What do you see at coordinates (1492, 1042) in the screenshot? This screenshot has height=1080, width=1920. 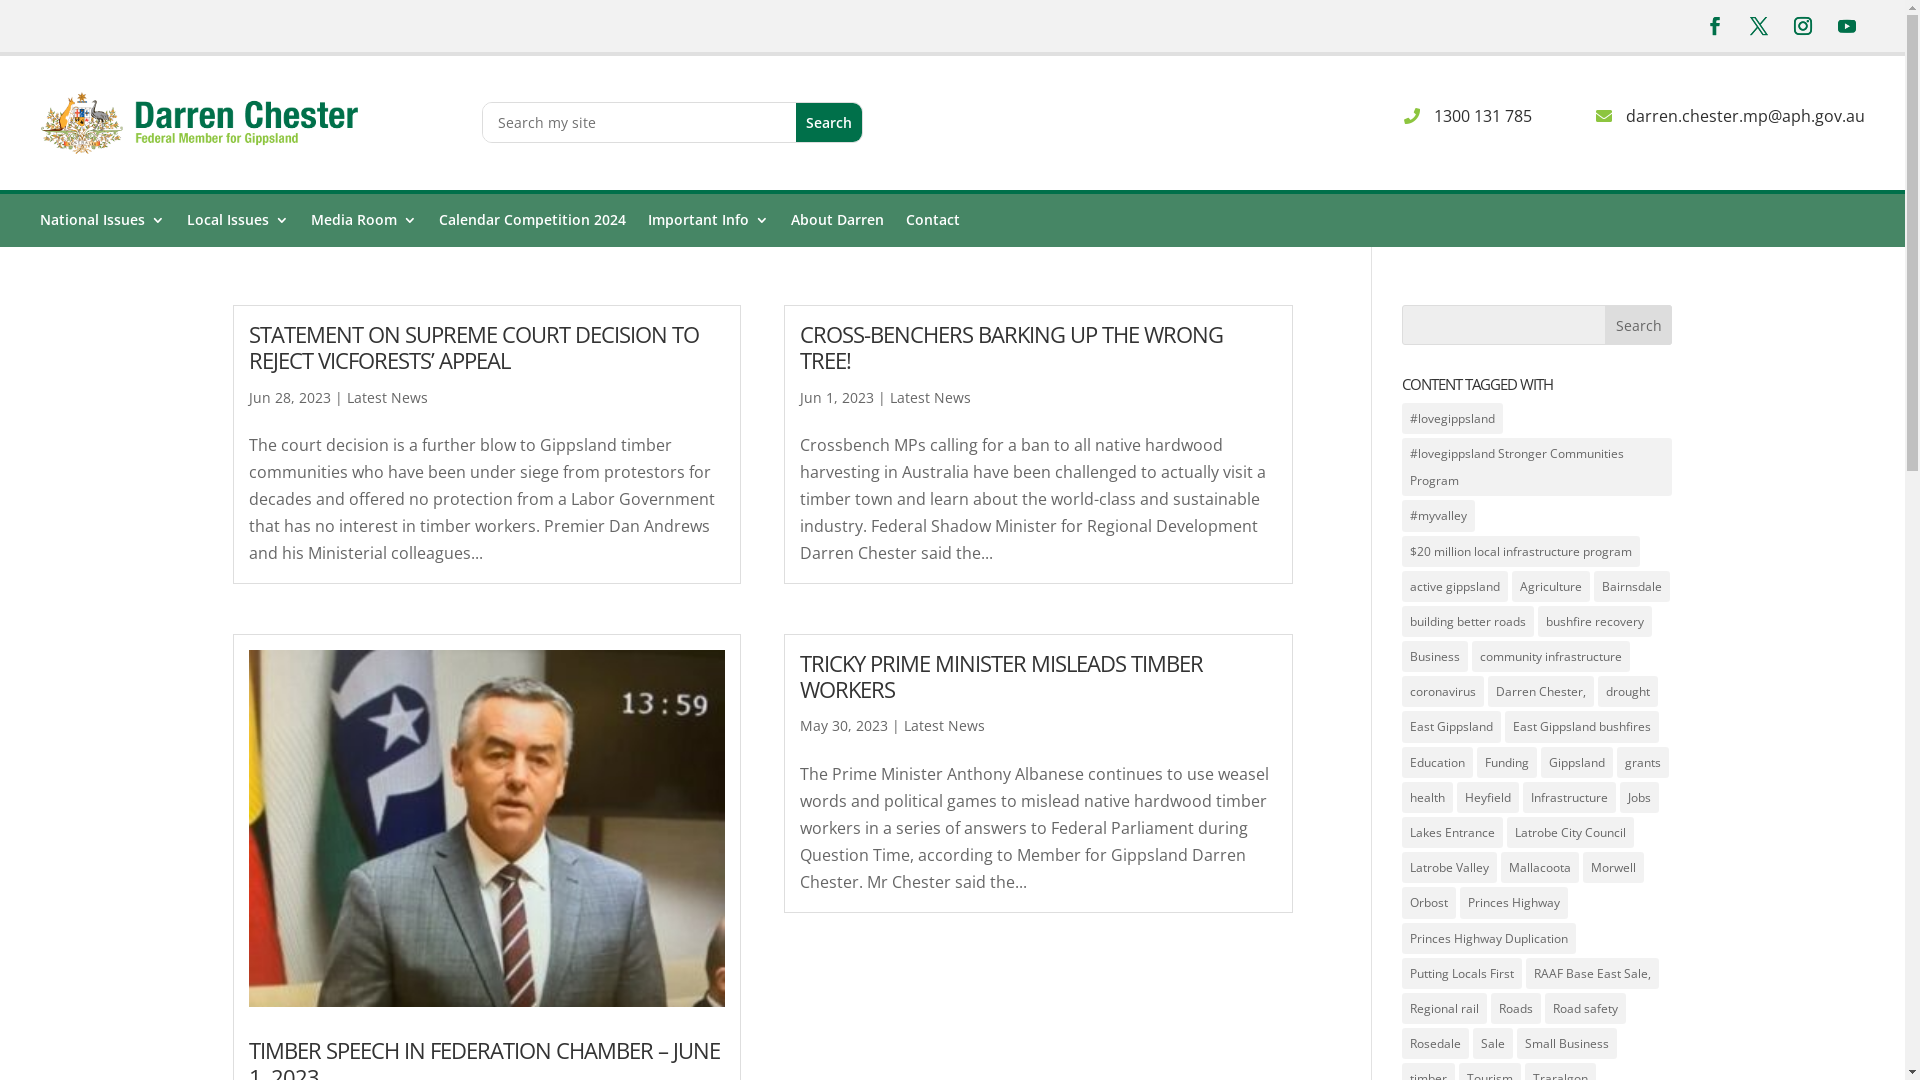 I see `'Sale'` at bounding box center [1492, 1042].